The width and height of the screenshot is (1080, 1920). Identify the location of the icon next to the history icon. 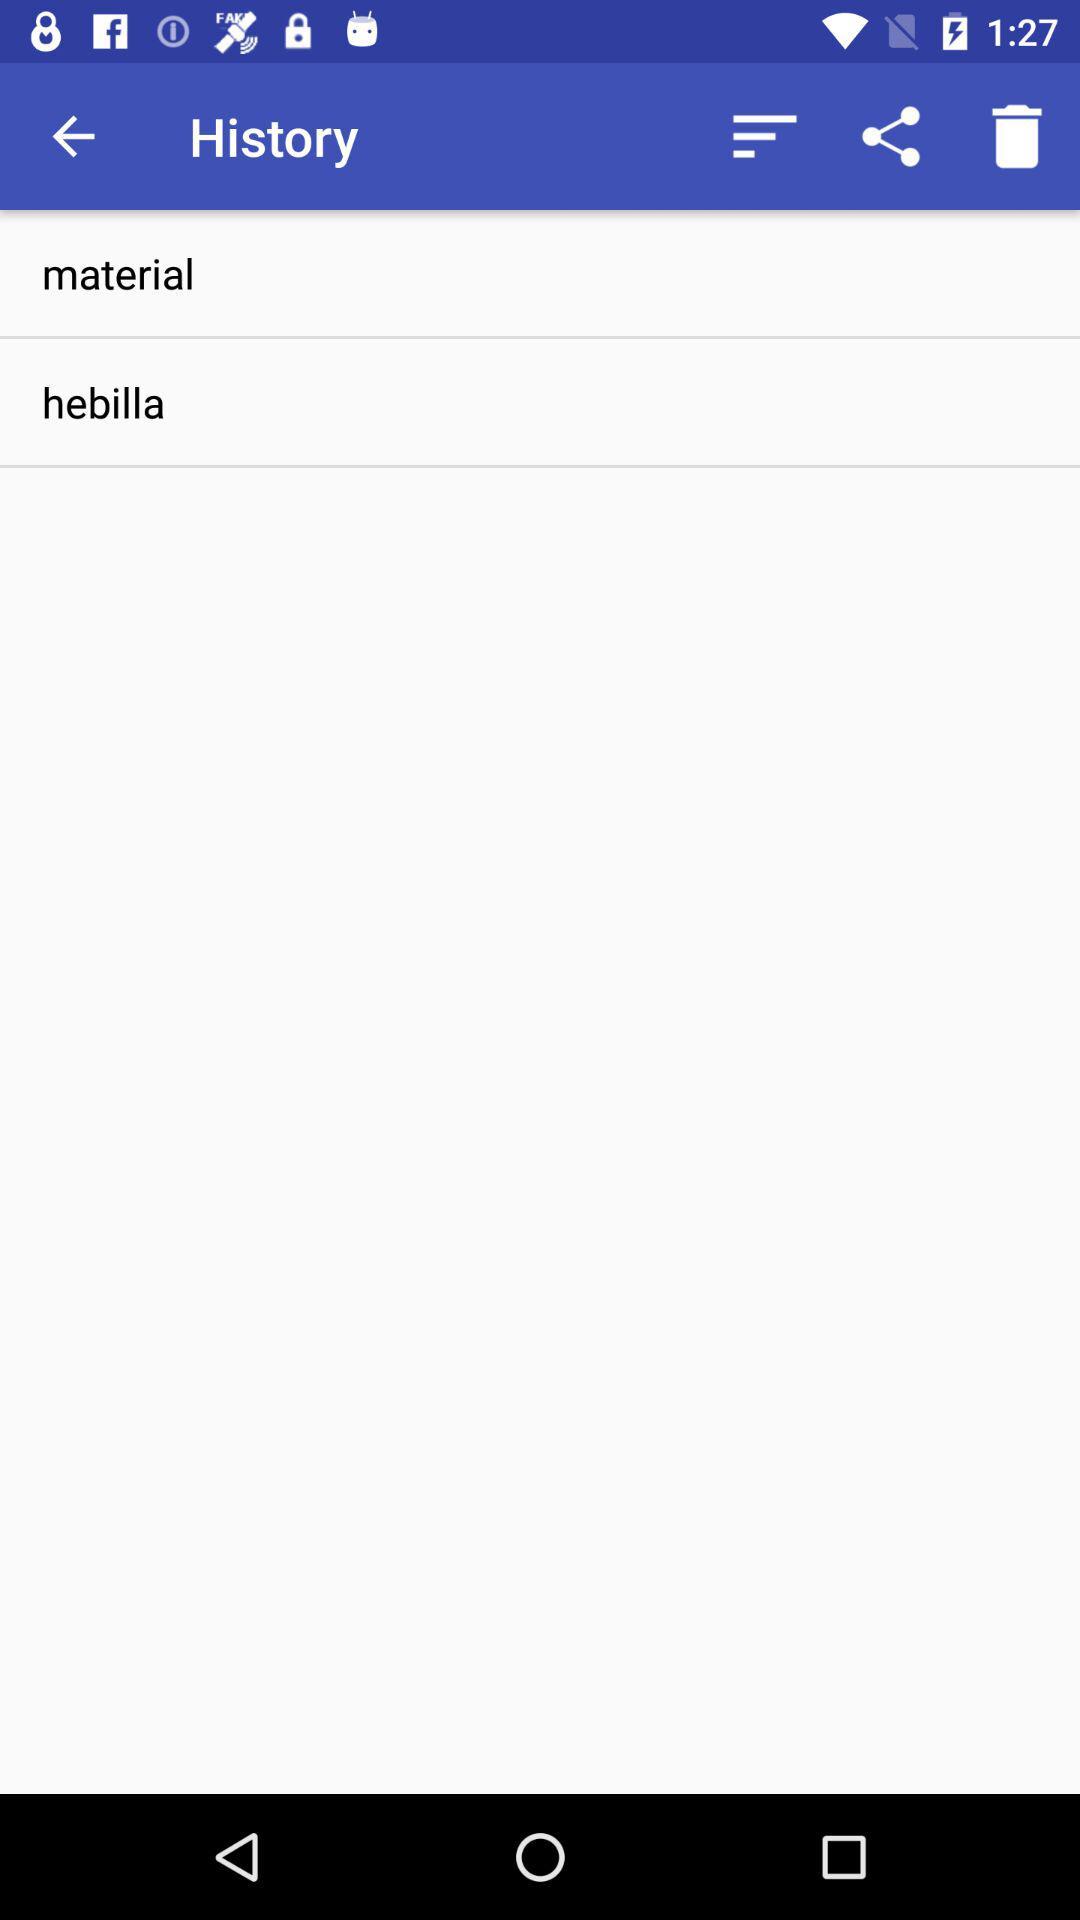
(72, 135).